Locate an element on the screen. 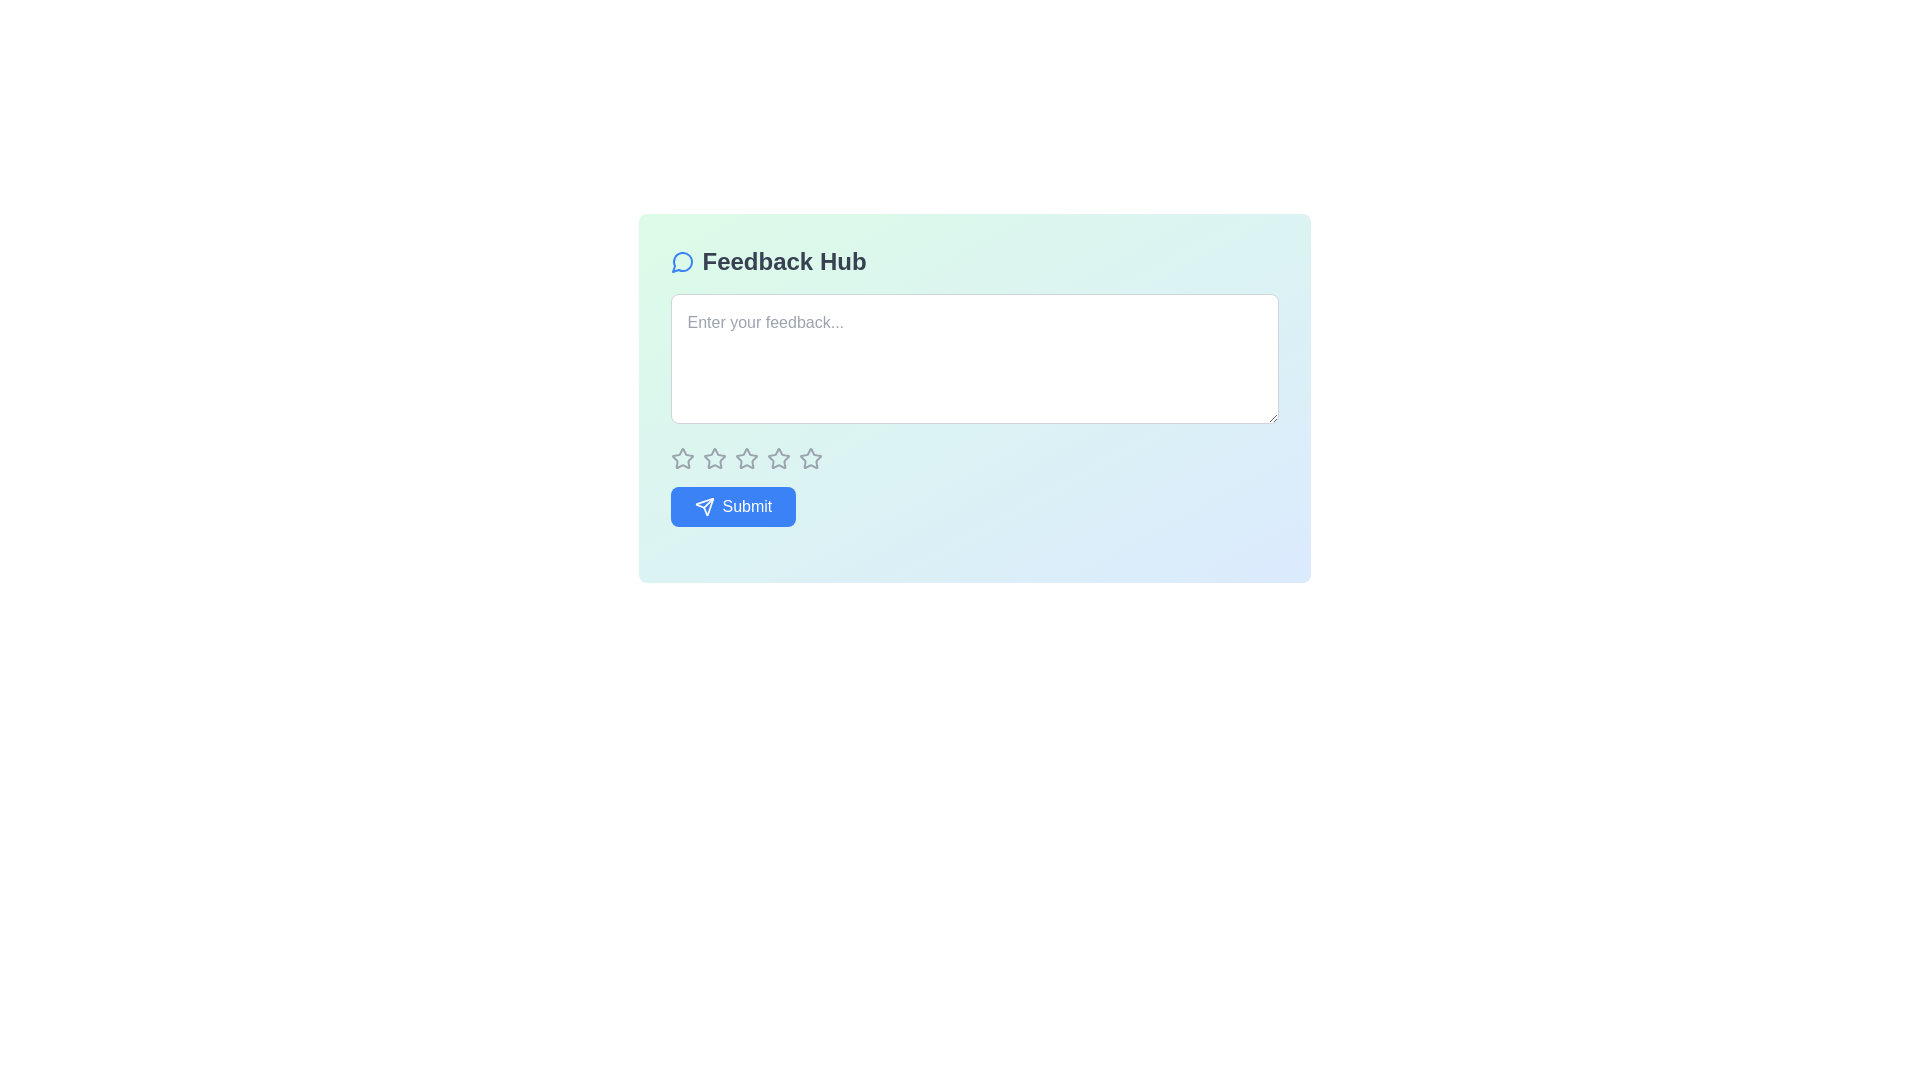 This screenshot has width=1920, height=1080. the second star icon in the horizontal sequence of five stars, which represents a possible rating in the feedback box is located at coordinates (714, 458).